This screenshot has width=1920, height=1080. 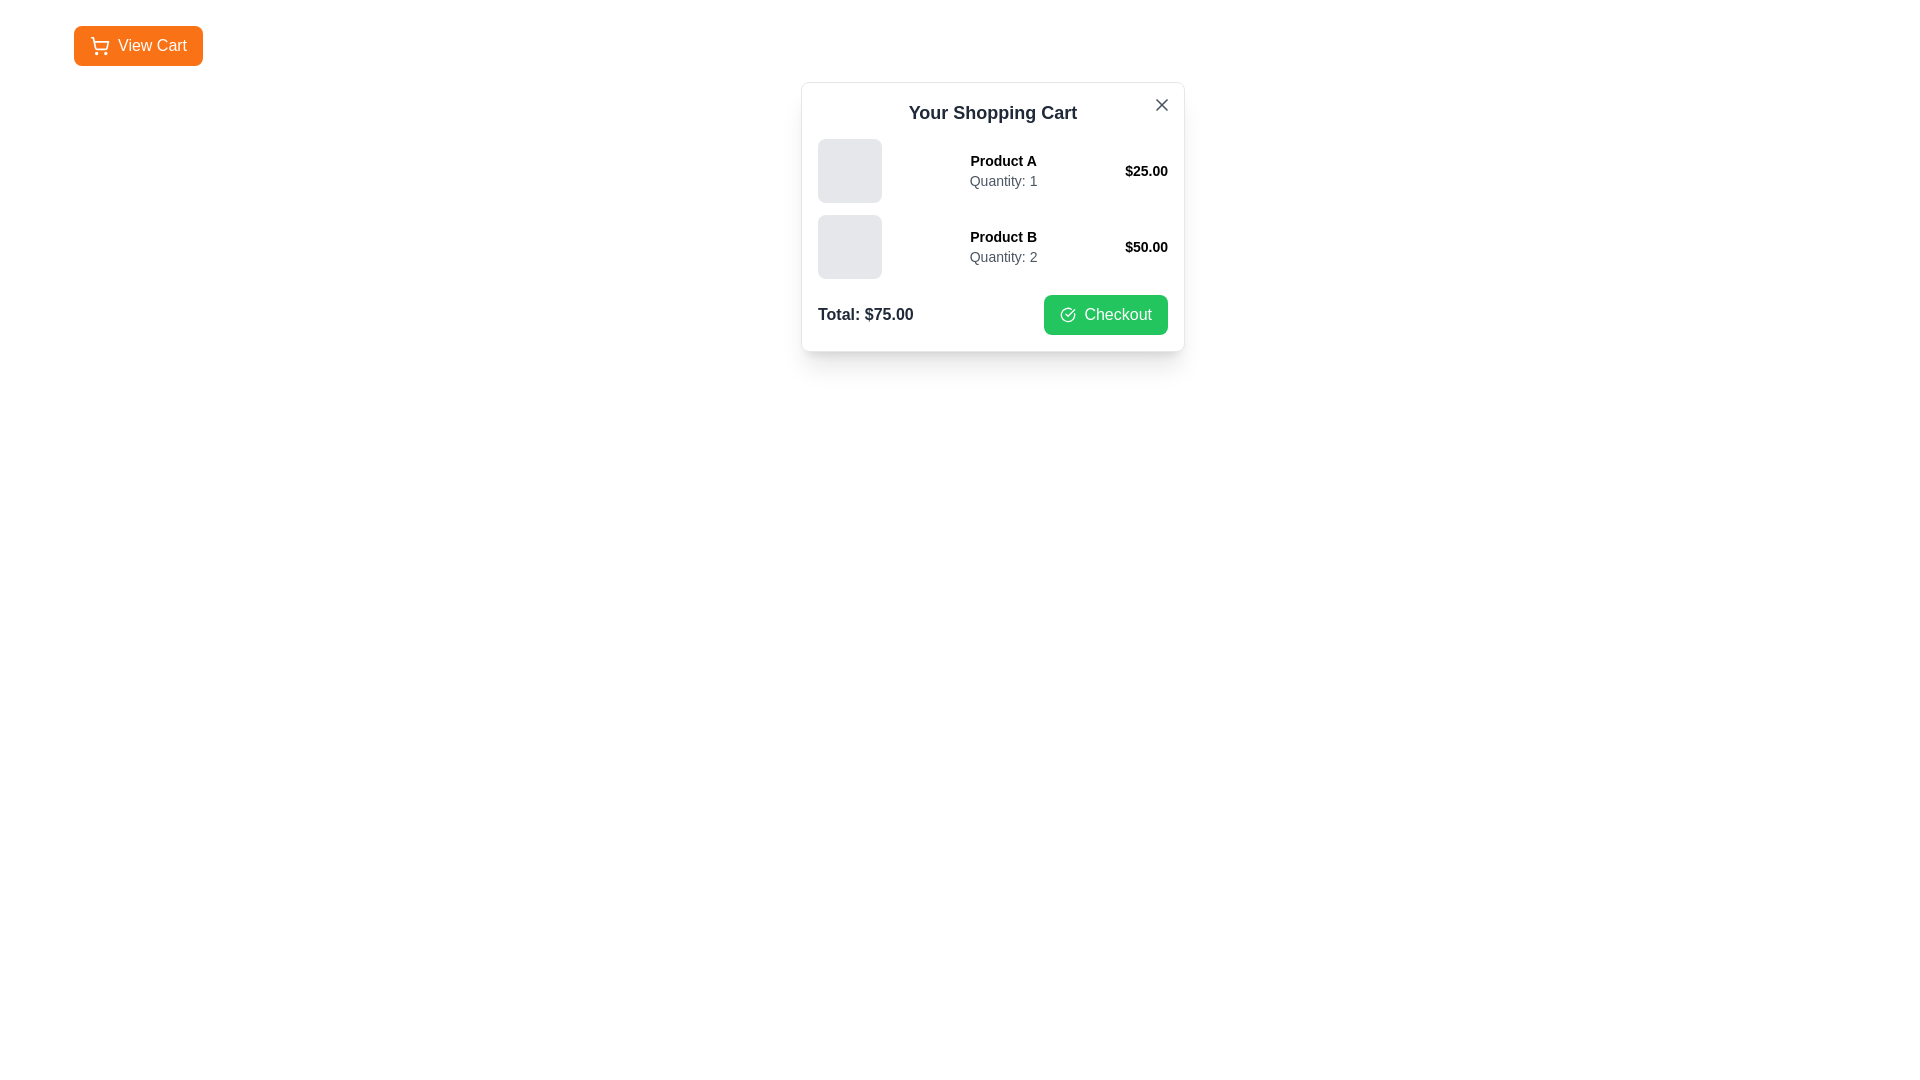 I want to click on the 'close' button represented by an SVG element in the upper-right corner of the shopping cart modal, so click(x=1161, y=104).